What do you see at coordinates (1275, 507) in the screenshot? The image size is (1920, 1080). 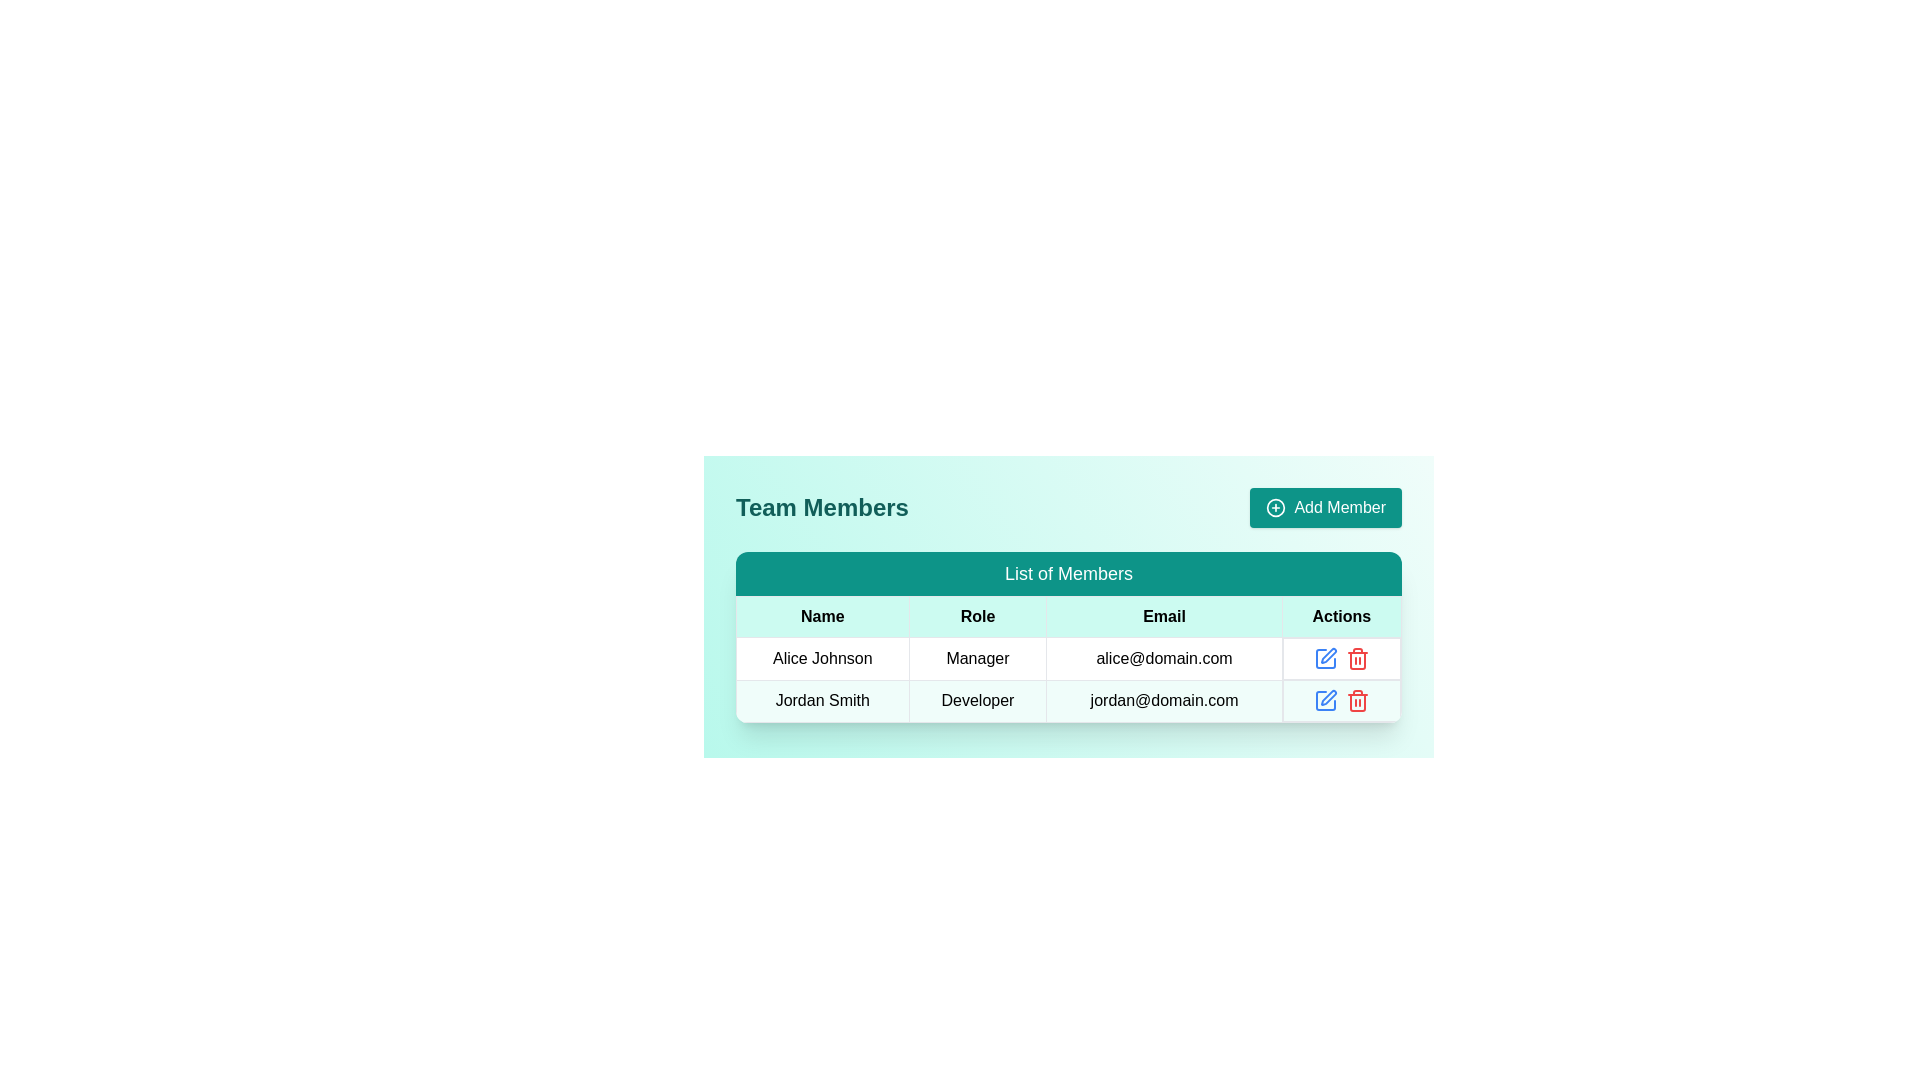 I see `the circle-plus icon located to the left of the 'Add Member' text within the button in the top-right corner of the interface` at bounding box center [1275, 507].